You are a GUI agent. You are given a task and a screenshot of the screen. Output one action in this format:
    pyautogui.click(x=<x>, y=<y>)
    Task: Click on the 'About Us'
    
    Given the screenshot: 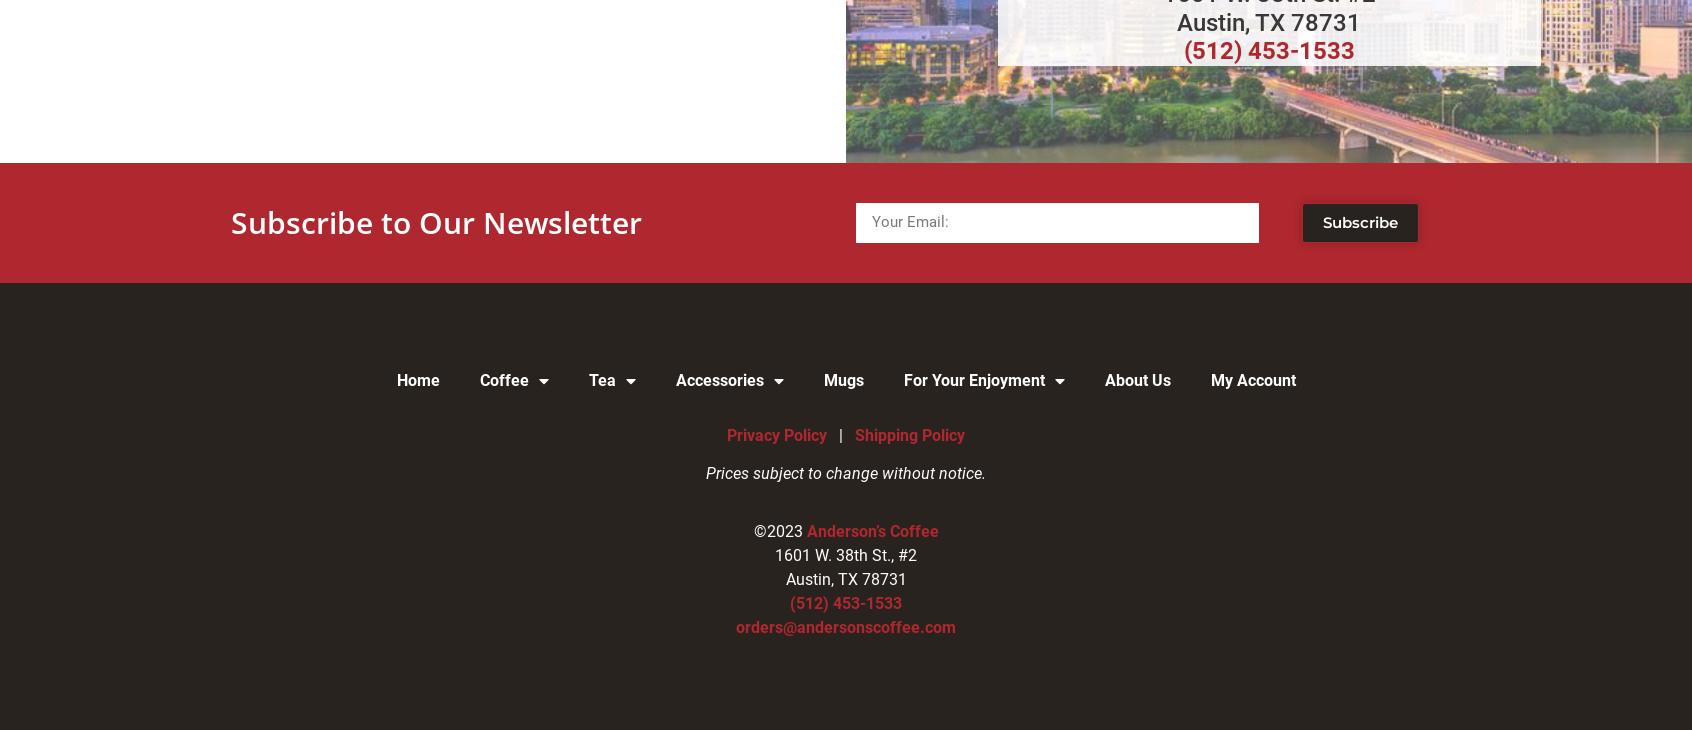 What is the action you would take?
    pyautogui.click(x=1136, y=378)
    